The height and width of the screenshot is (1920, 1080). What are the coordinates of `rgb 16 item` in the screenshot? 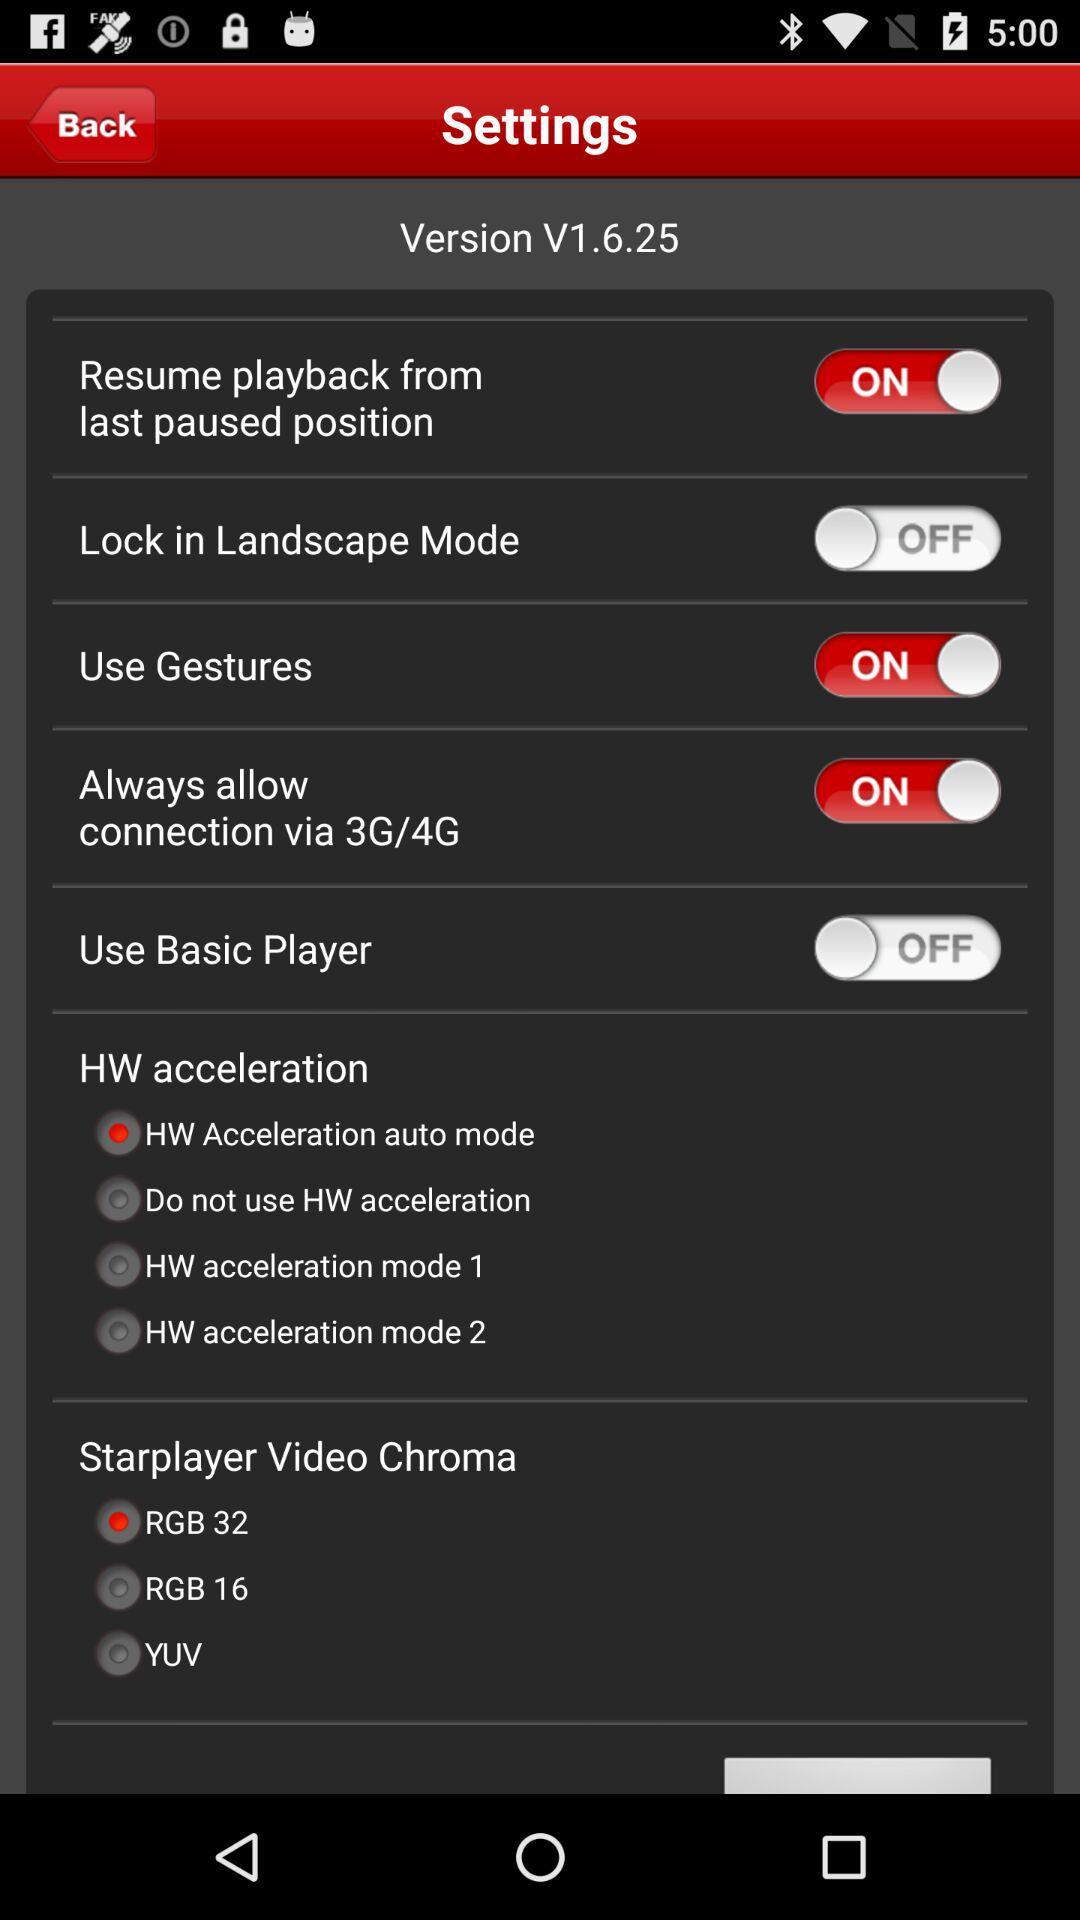 It's located at (169, 1586).